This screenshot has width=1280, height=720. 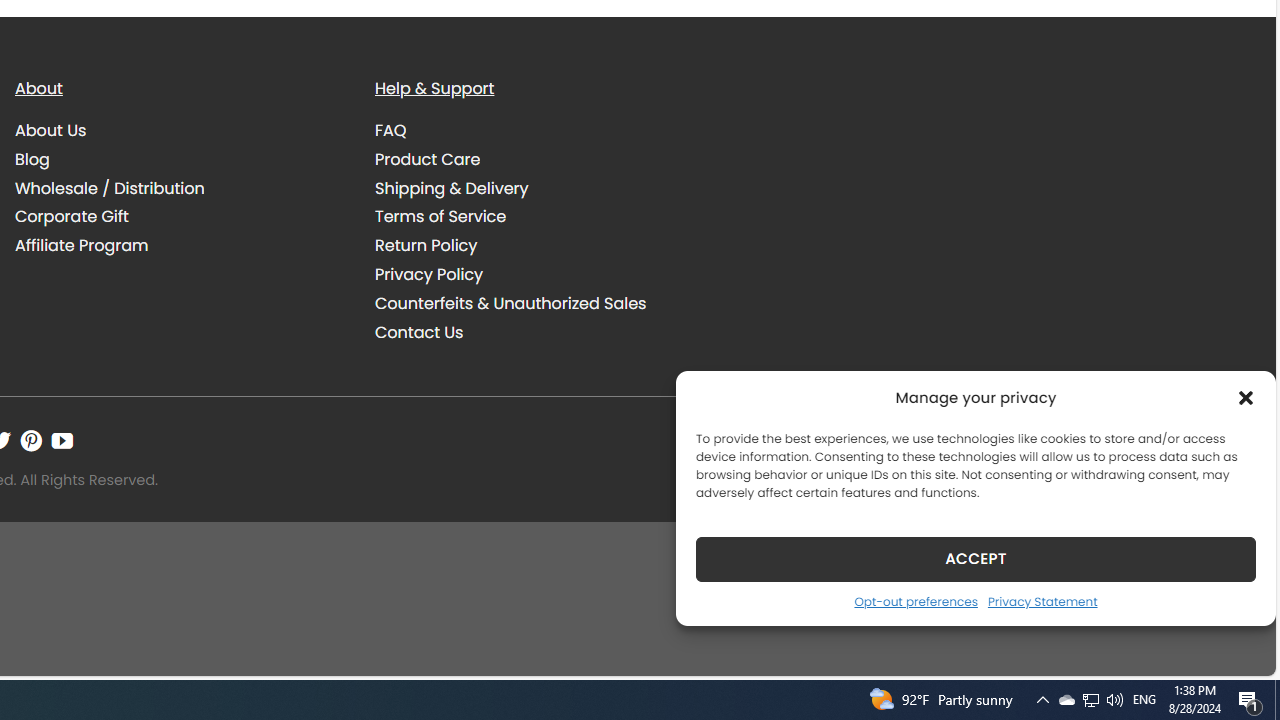 I want to click on 'Class: cmplz-close', so click(x=1245, y=397).